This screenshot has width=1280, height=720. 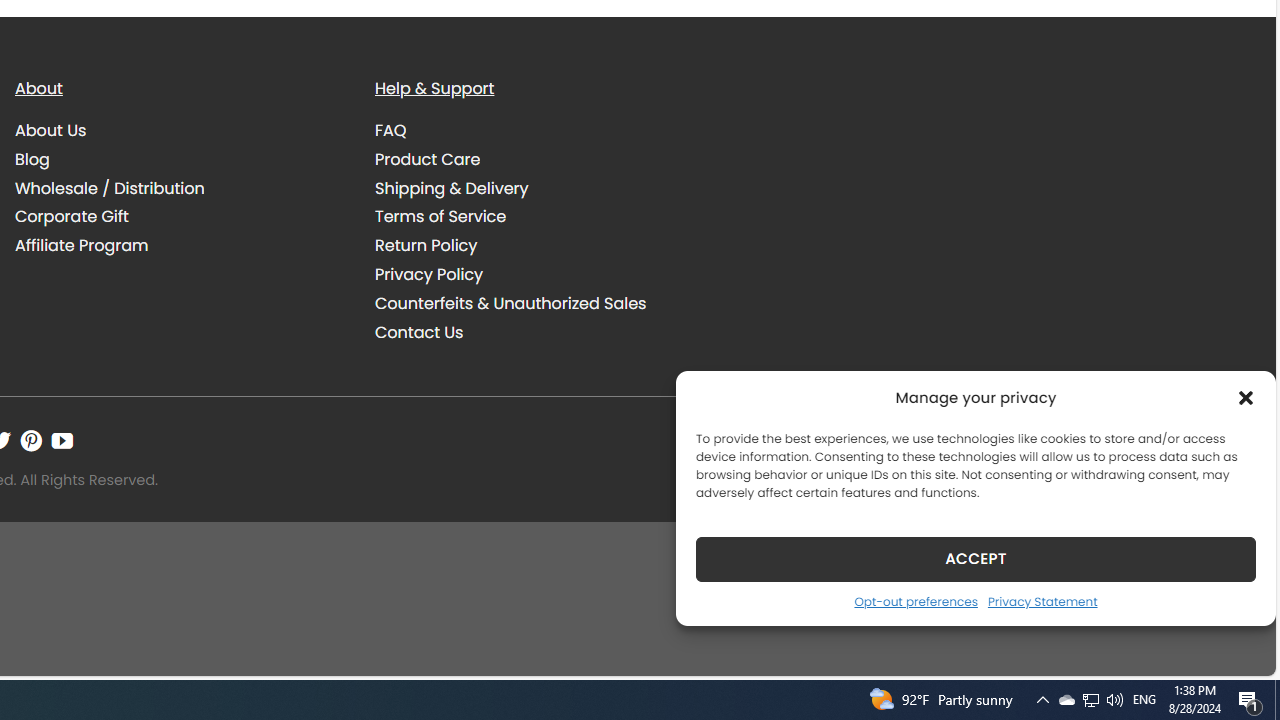 I want to click on 'Class: cmplz-close', so click(x=1245, y=397).